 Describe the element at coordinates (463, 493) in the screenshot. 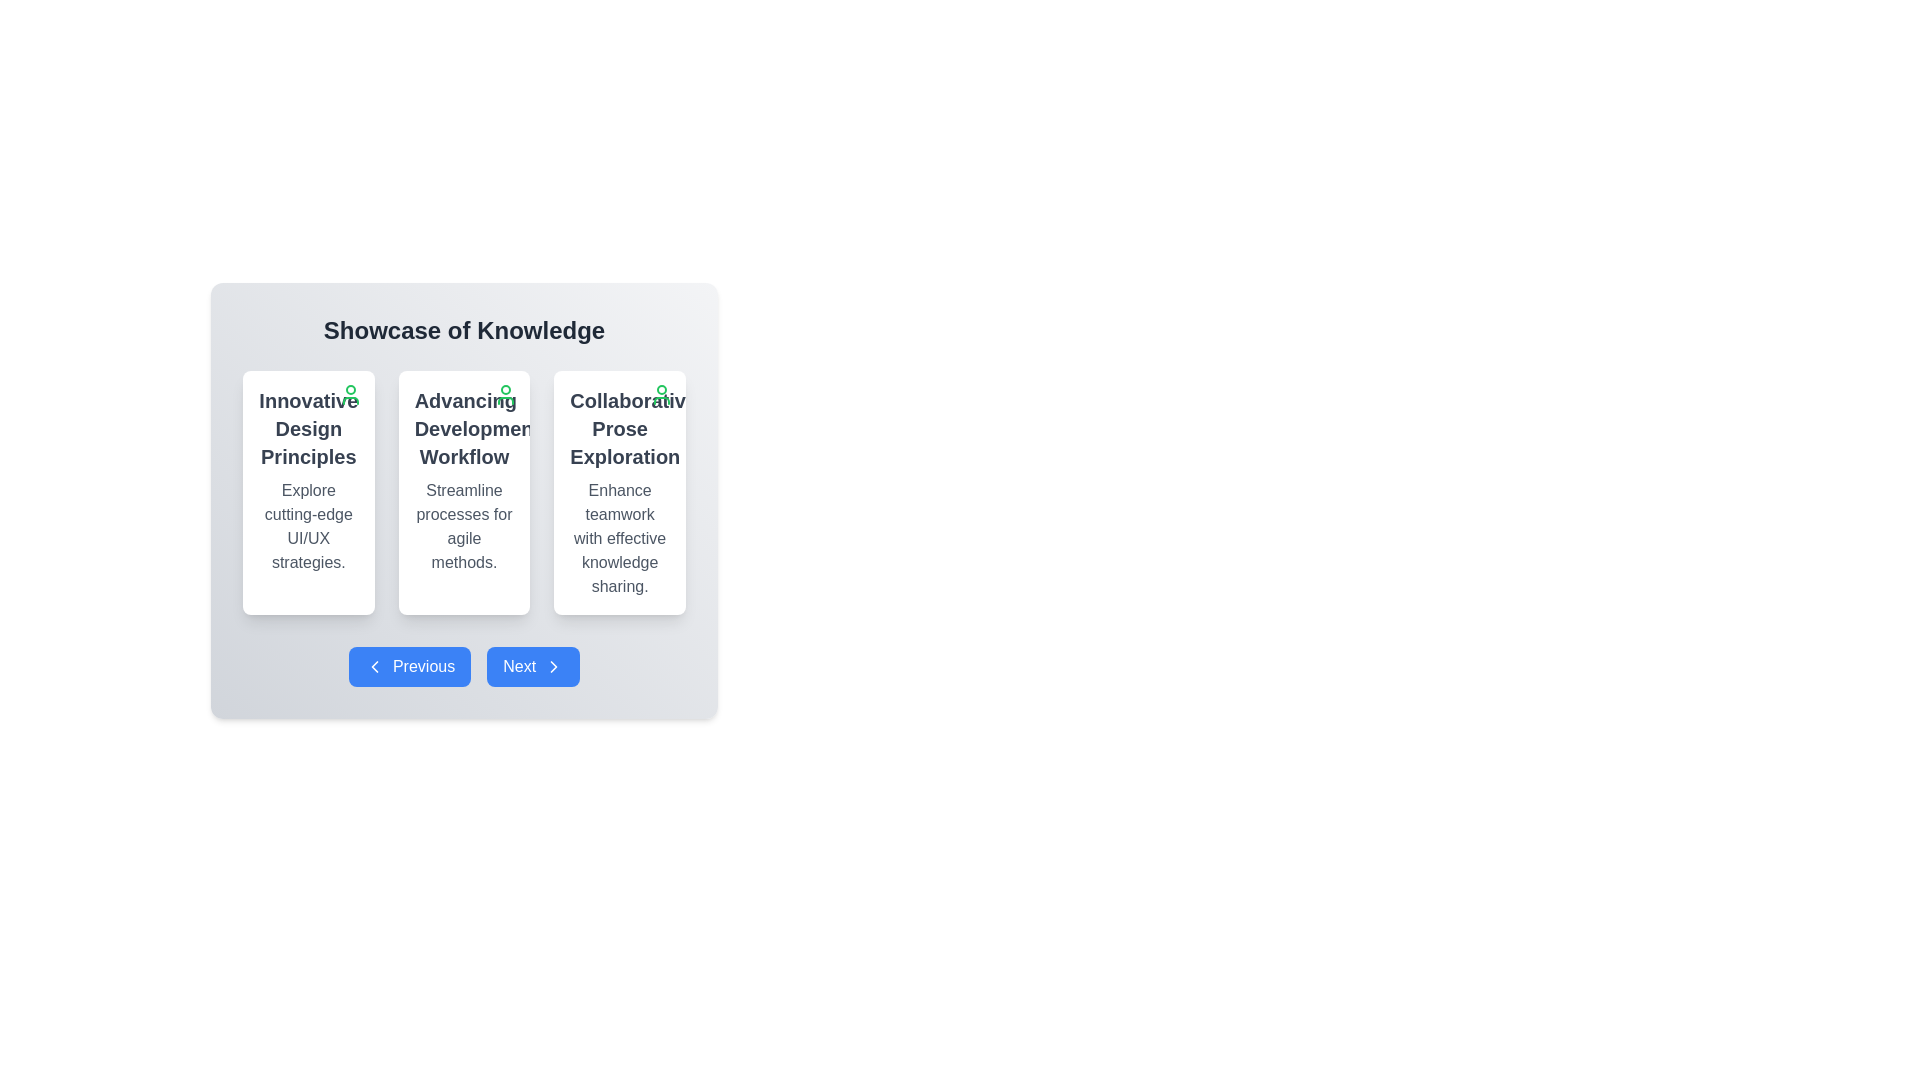

I see `the card UI component titled 'Advancing Development Workflow', which is the second card in a row of three, featuring a white background, rounded corners, and a green icon at the top-right corner` at that location.